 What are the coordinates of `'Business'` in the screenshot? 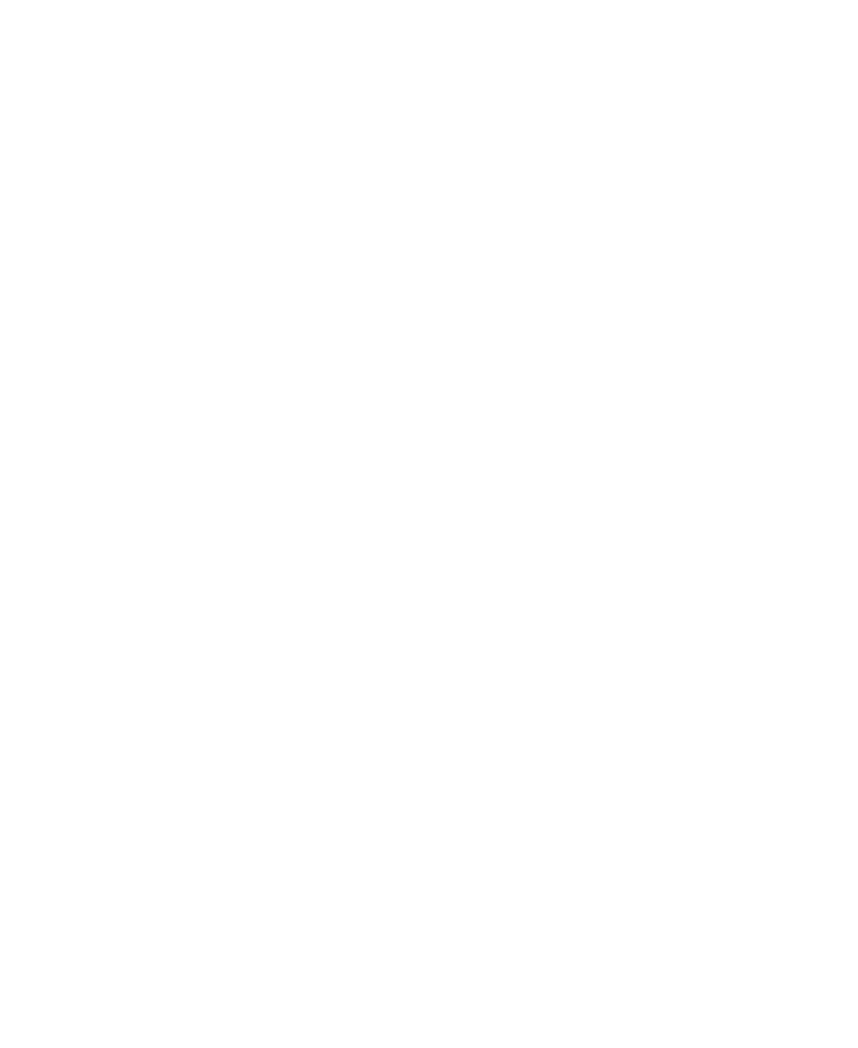 It's located at (88, 42).